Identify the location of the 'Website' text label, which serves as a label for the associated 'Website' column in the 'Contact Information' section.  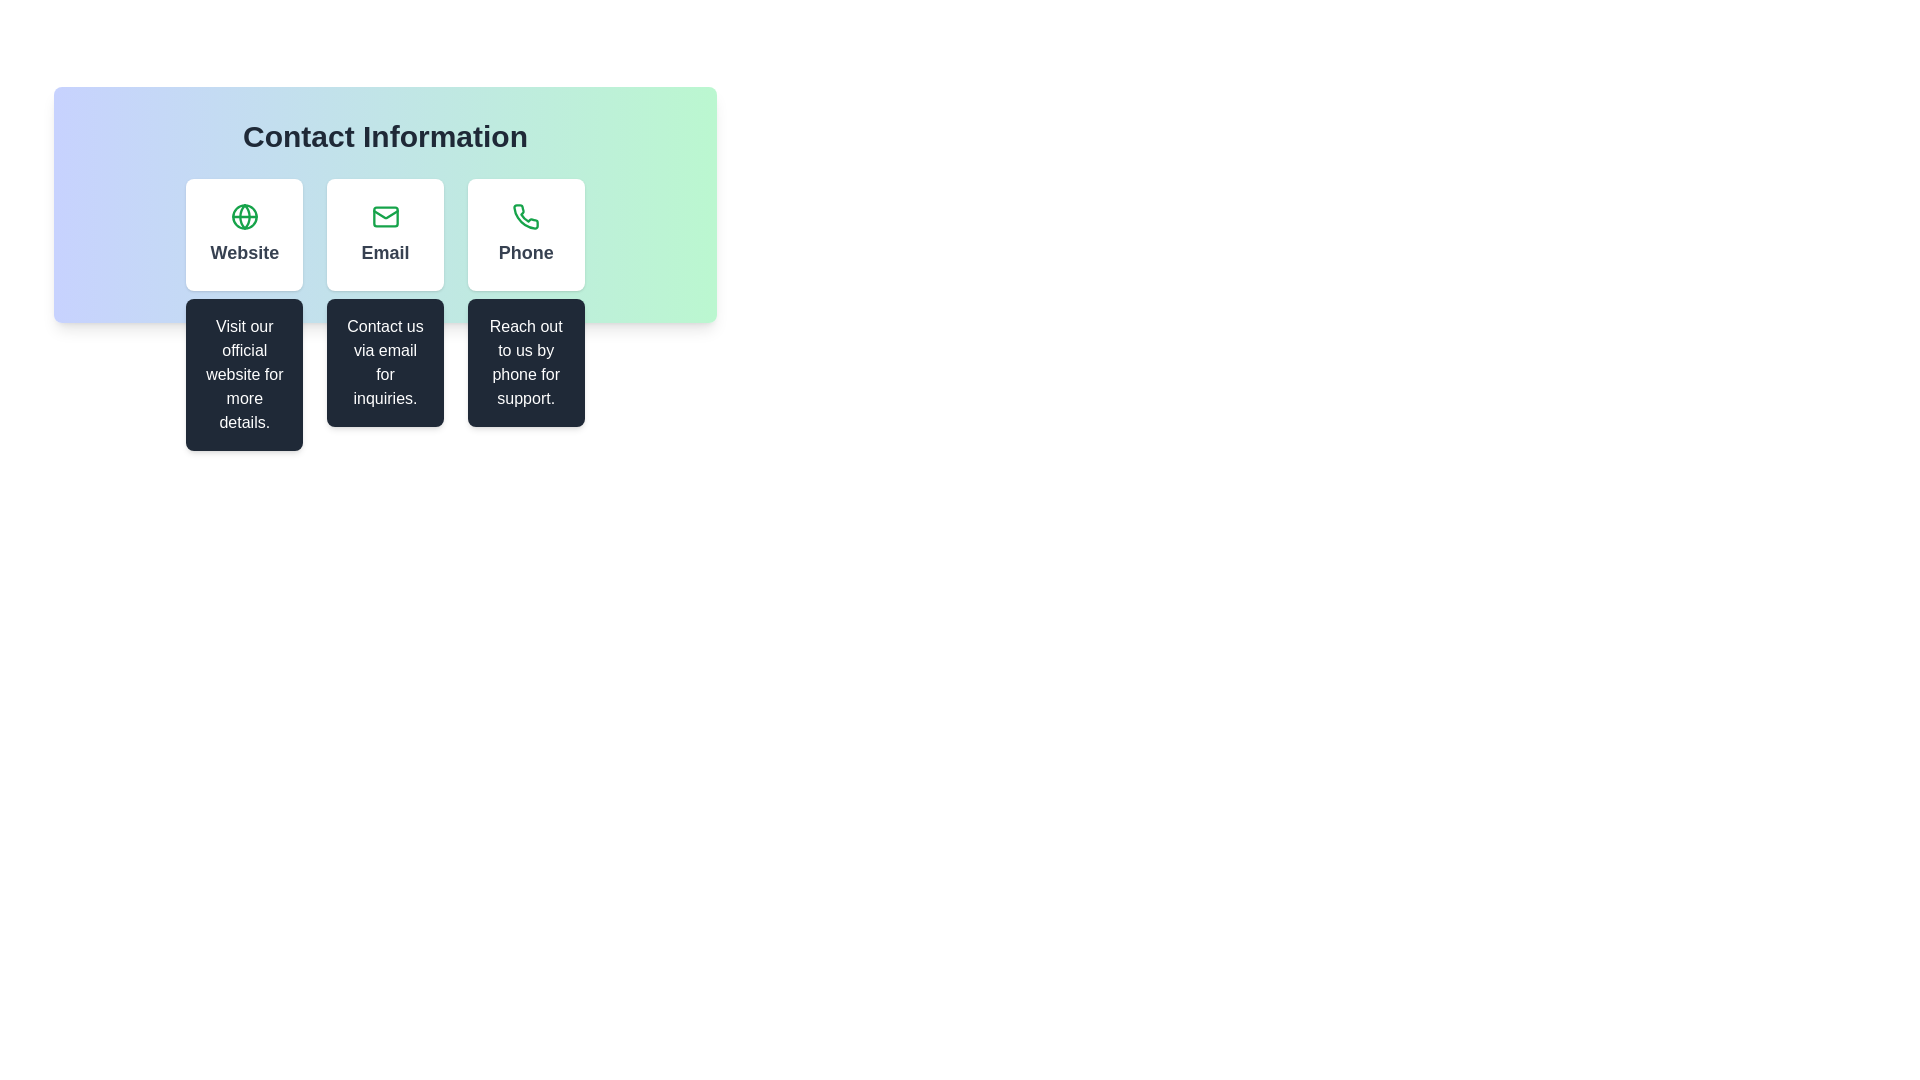
(243, 252).